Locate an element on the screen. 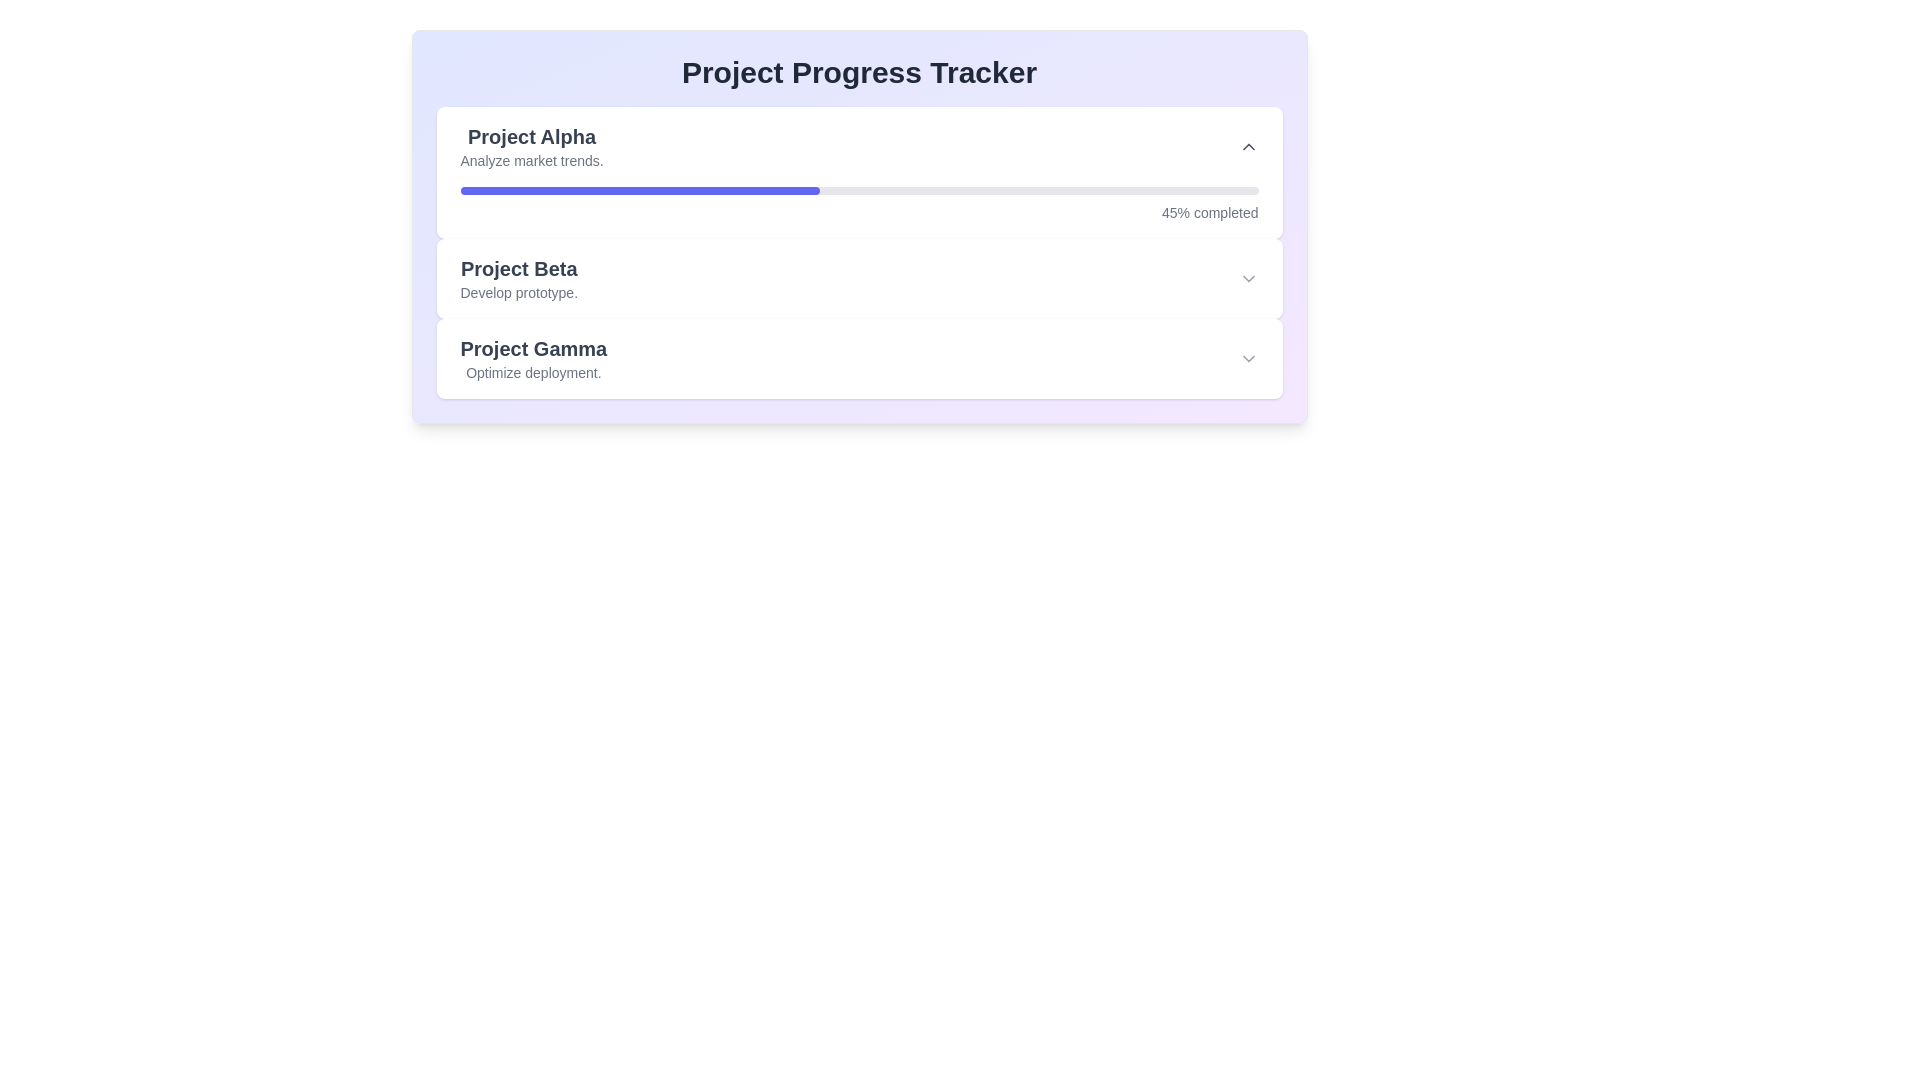  the text label reading 'Project Gamma' styled in a large and bold font, located centrally in the interface and positioned above the description 'Optimize deployment.' is located at coordinates (533, 347).